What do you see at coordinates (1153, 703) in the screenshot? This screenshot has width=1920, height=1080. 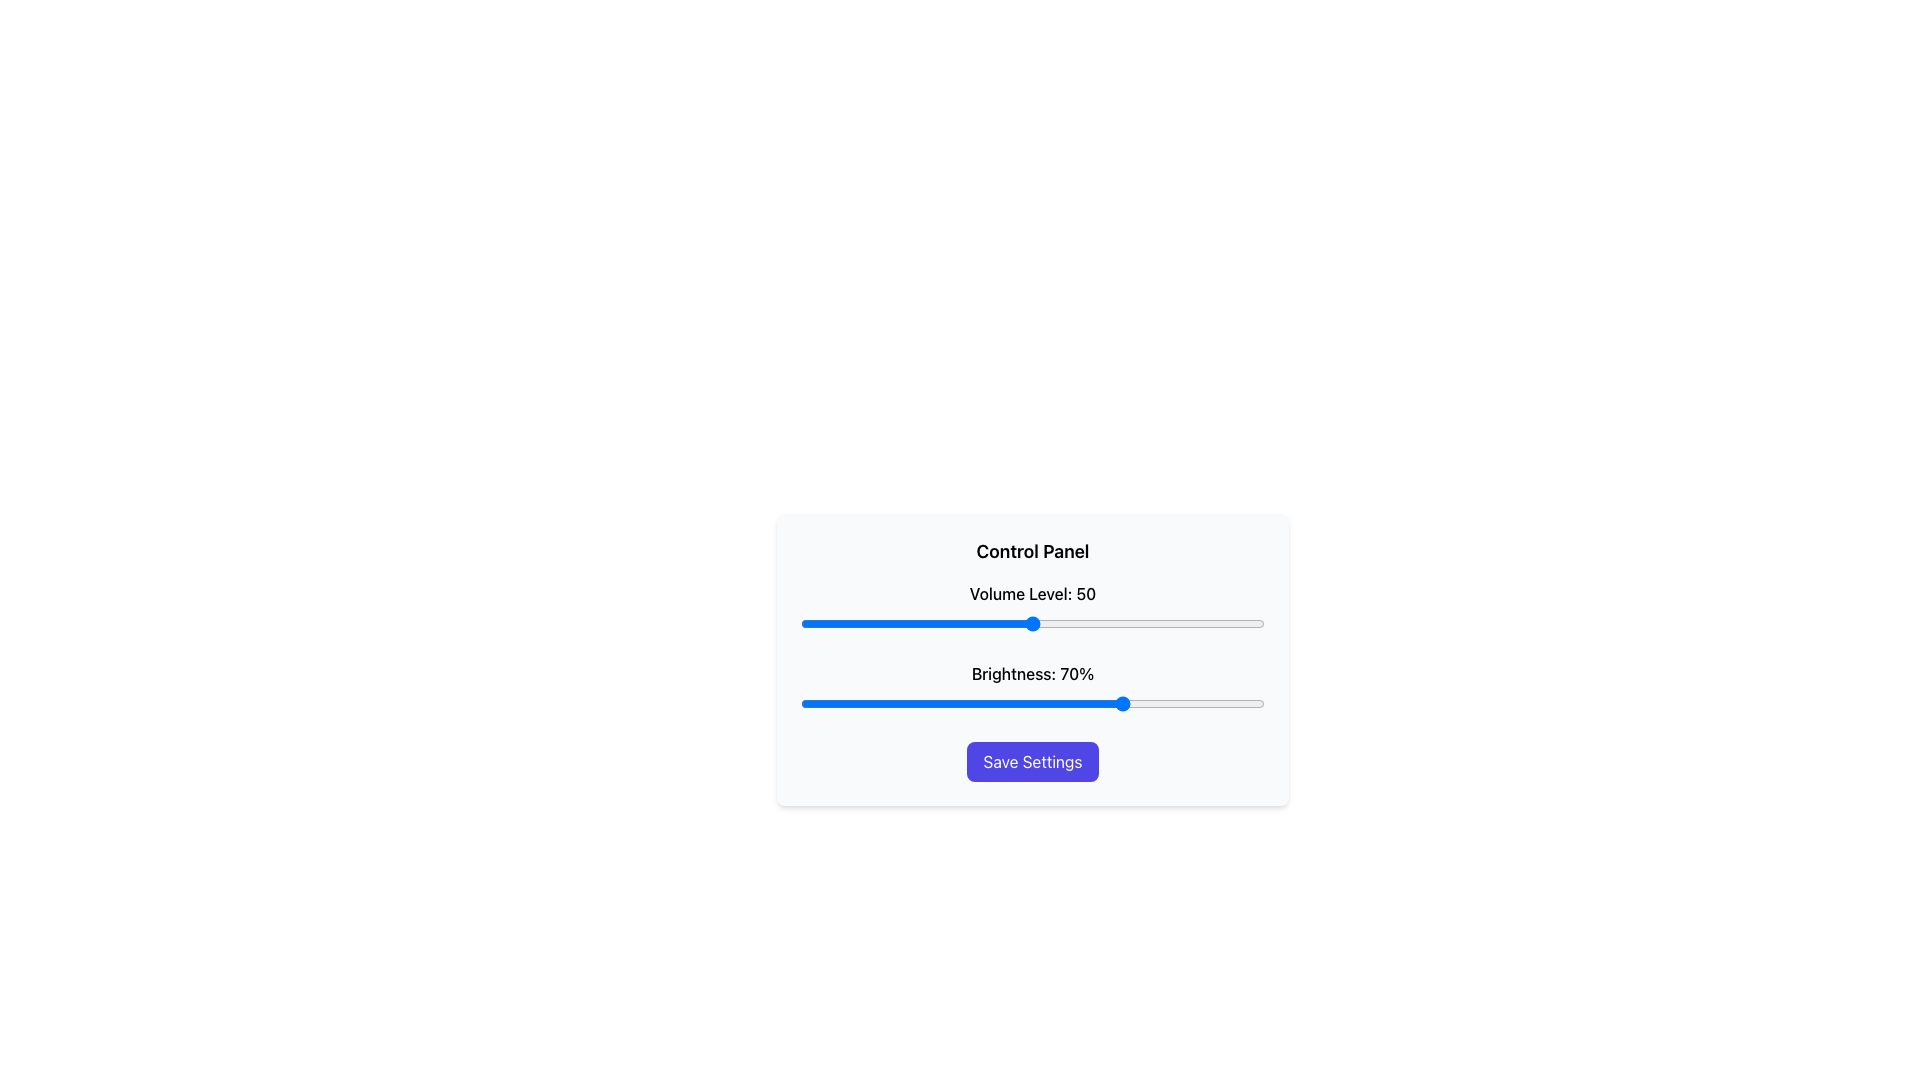 I see `brightness level` at bounding box center [1153, 703].